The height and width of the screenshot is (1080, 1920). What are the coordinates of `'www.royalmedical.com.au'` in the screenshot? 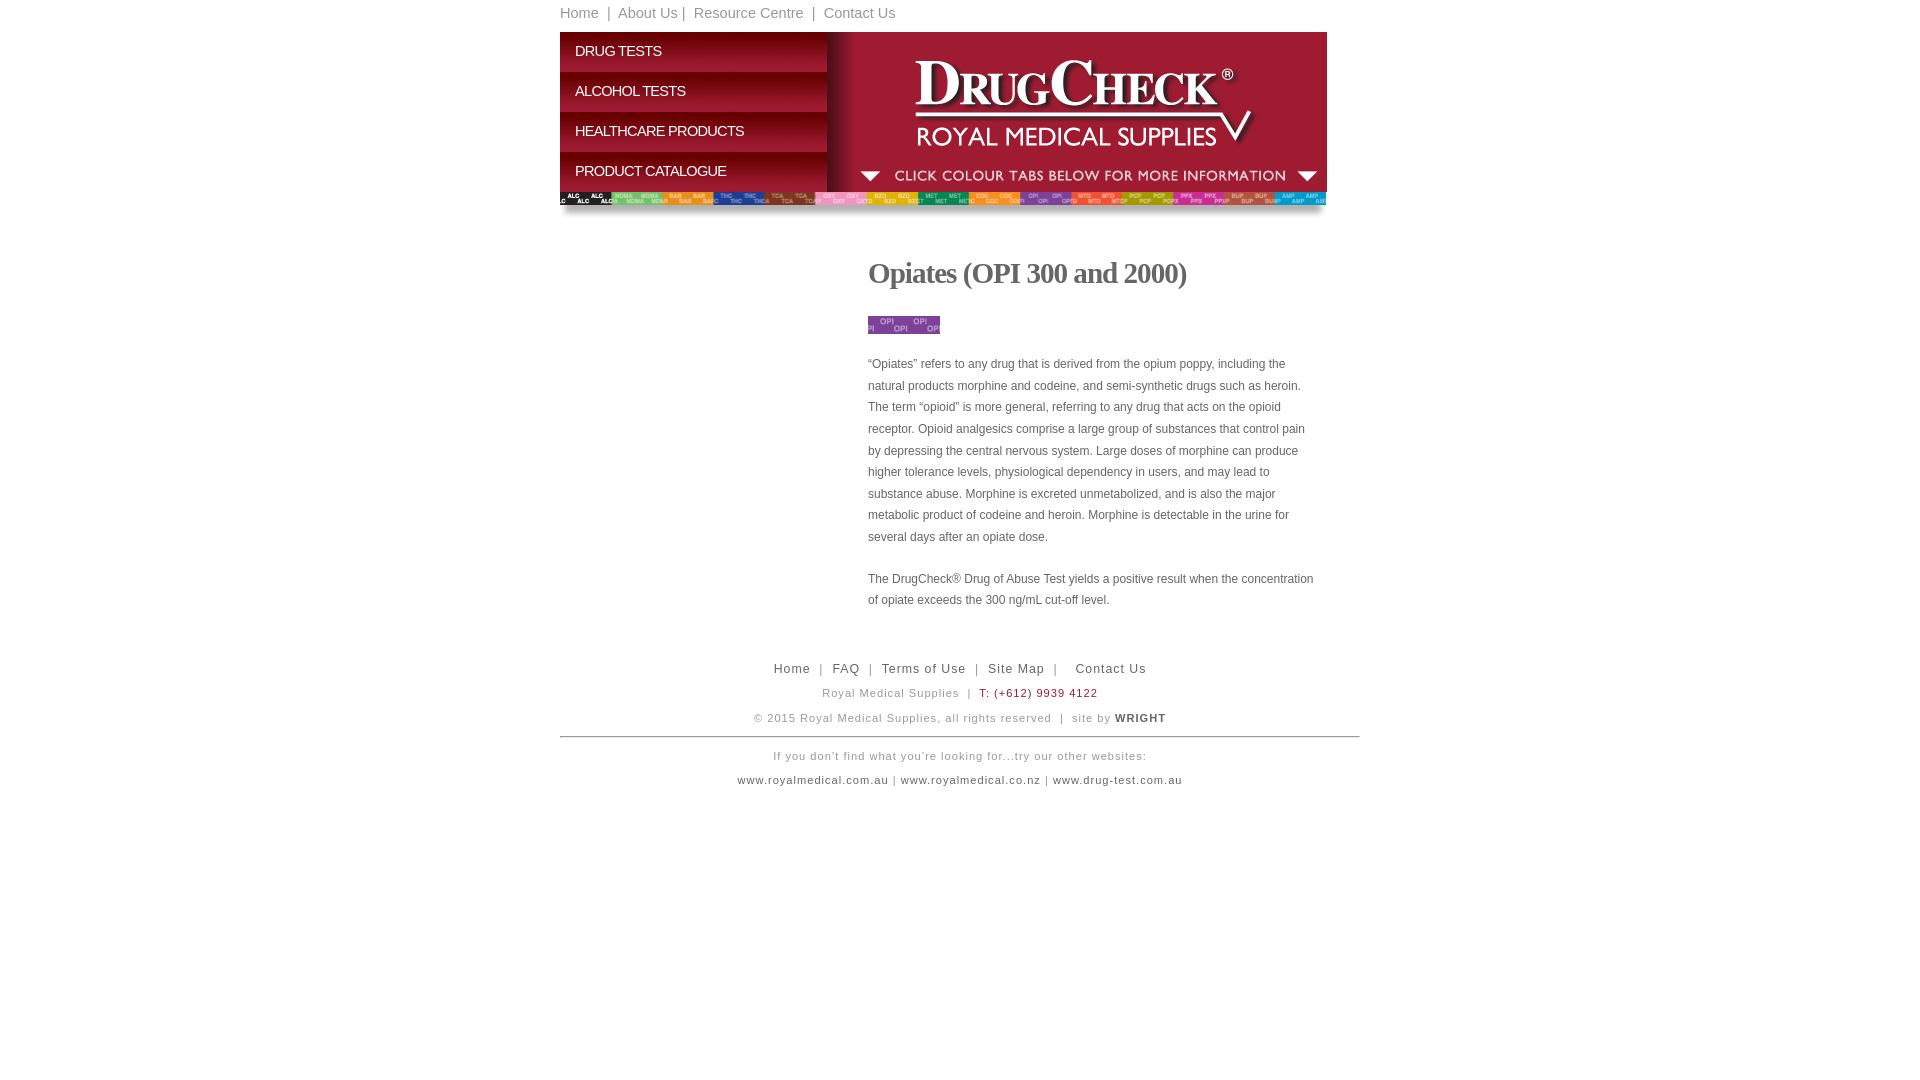 It's located at (941, 791).